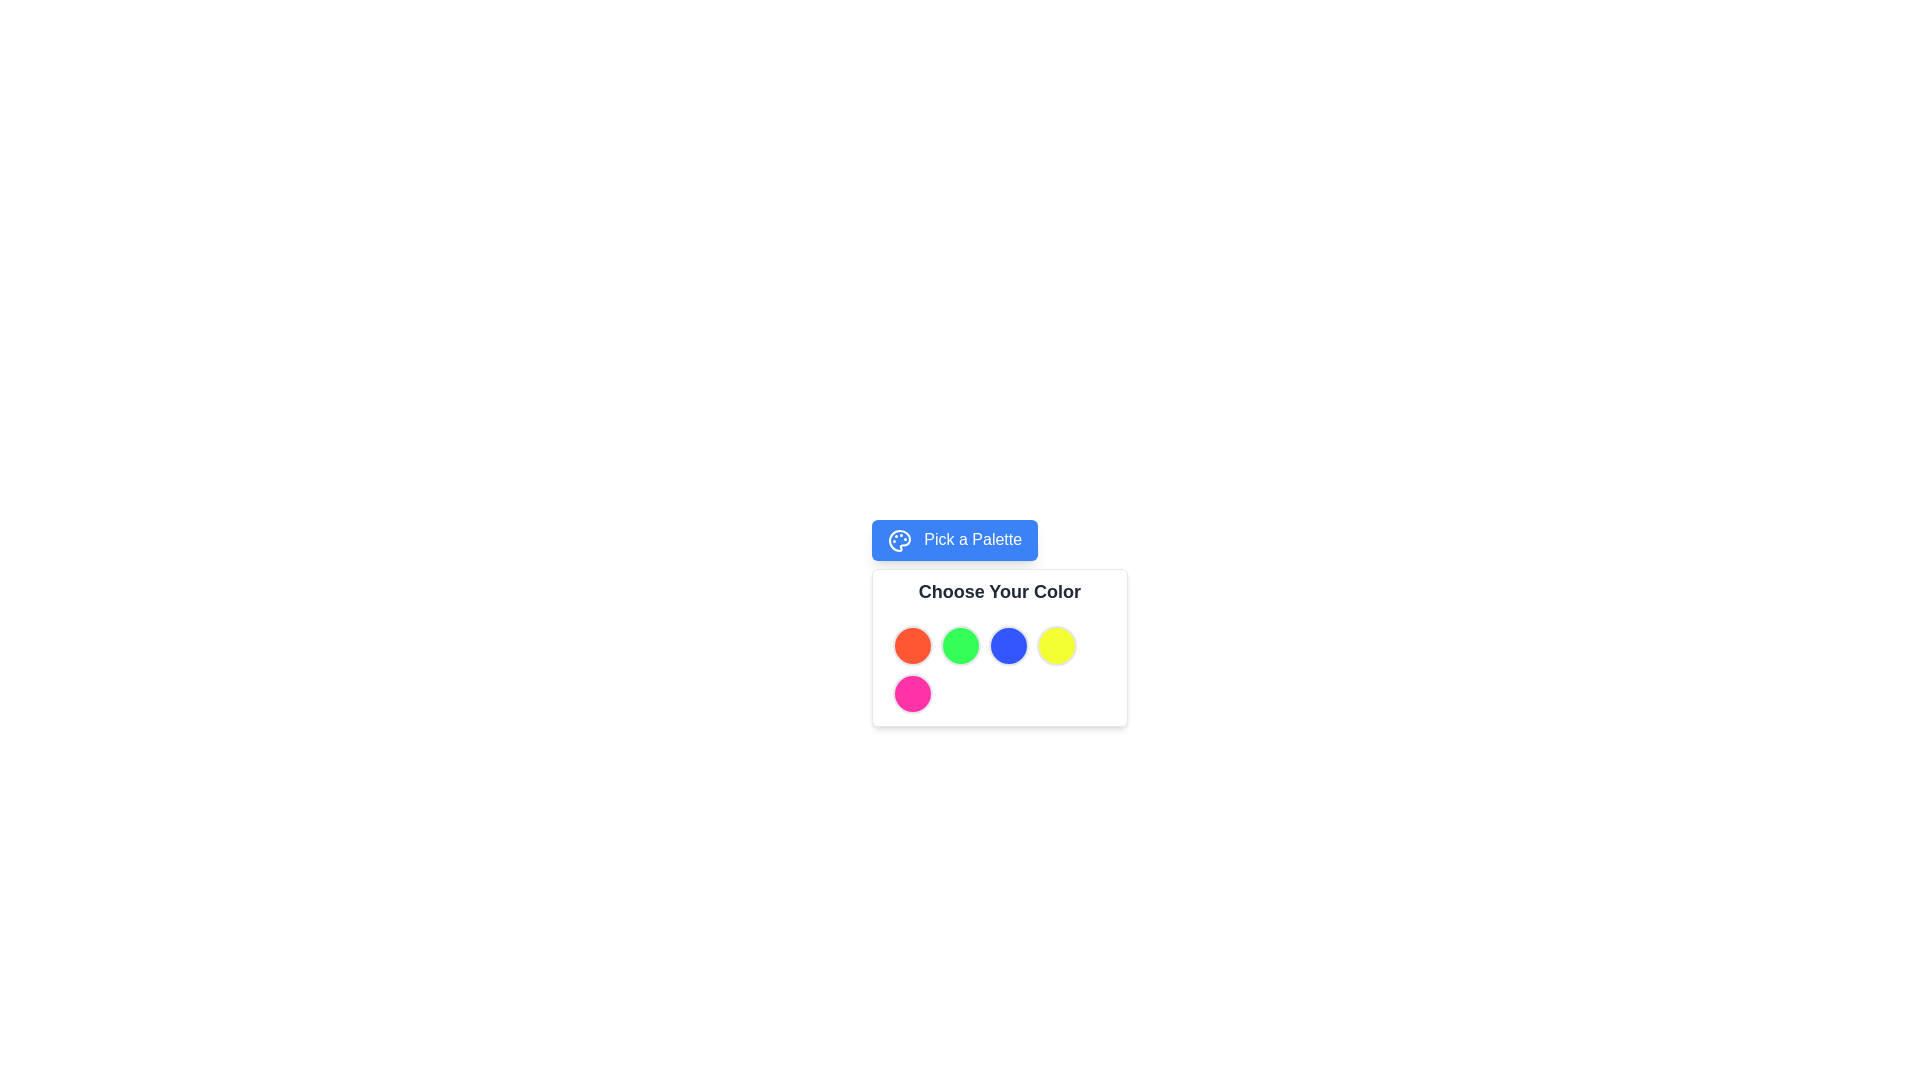 Image resolution: width=1920 pixels, height=1080 pixels. Describe the element at coordinates (954, 650) in the screenshot. I see `the color button in the Color Selector component, which features a title 'Choose Your Color' and a row of circular color buttons` at that location.